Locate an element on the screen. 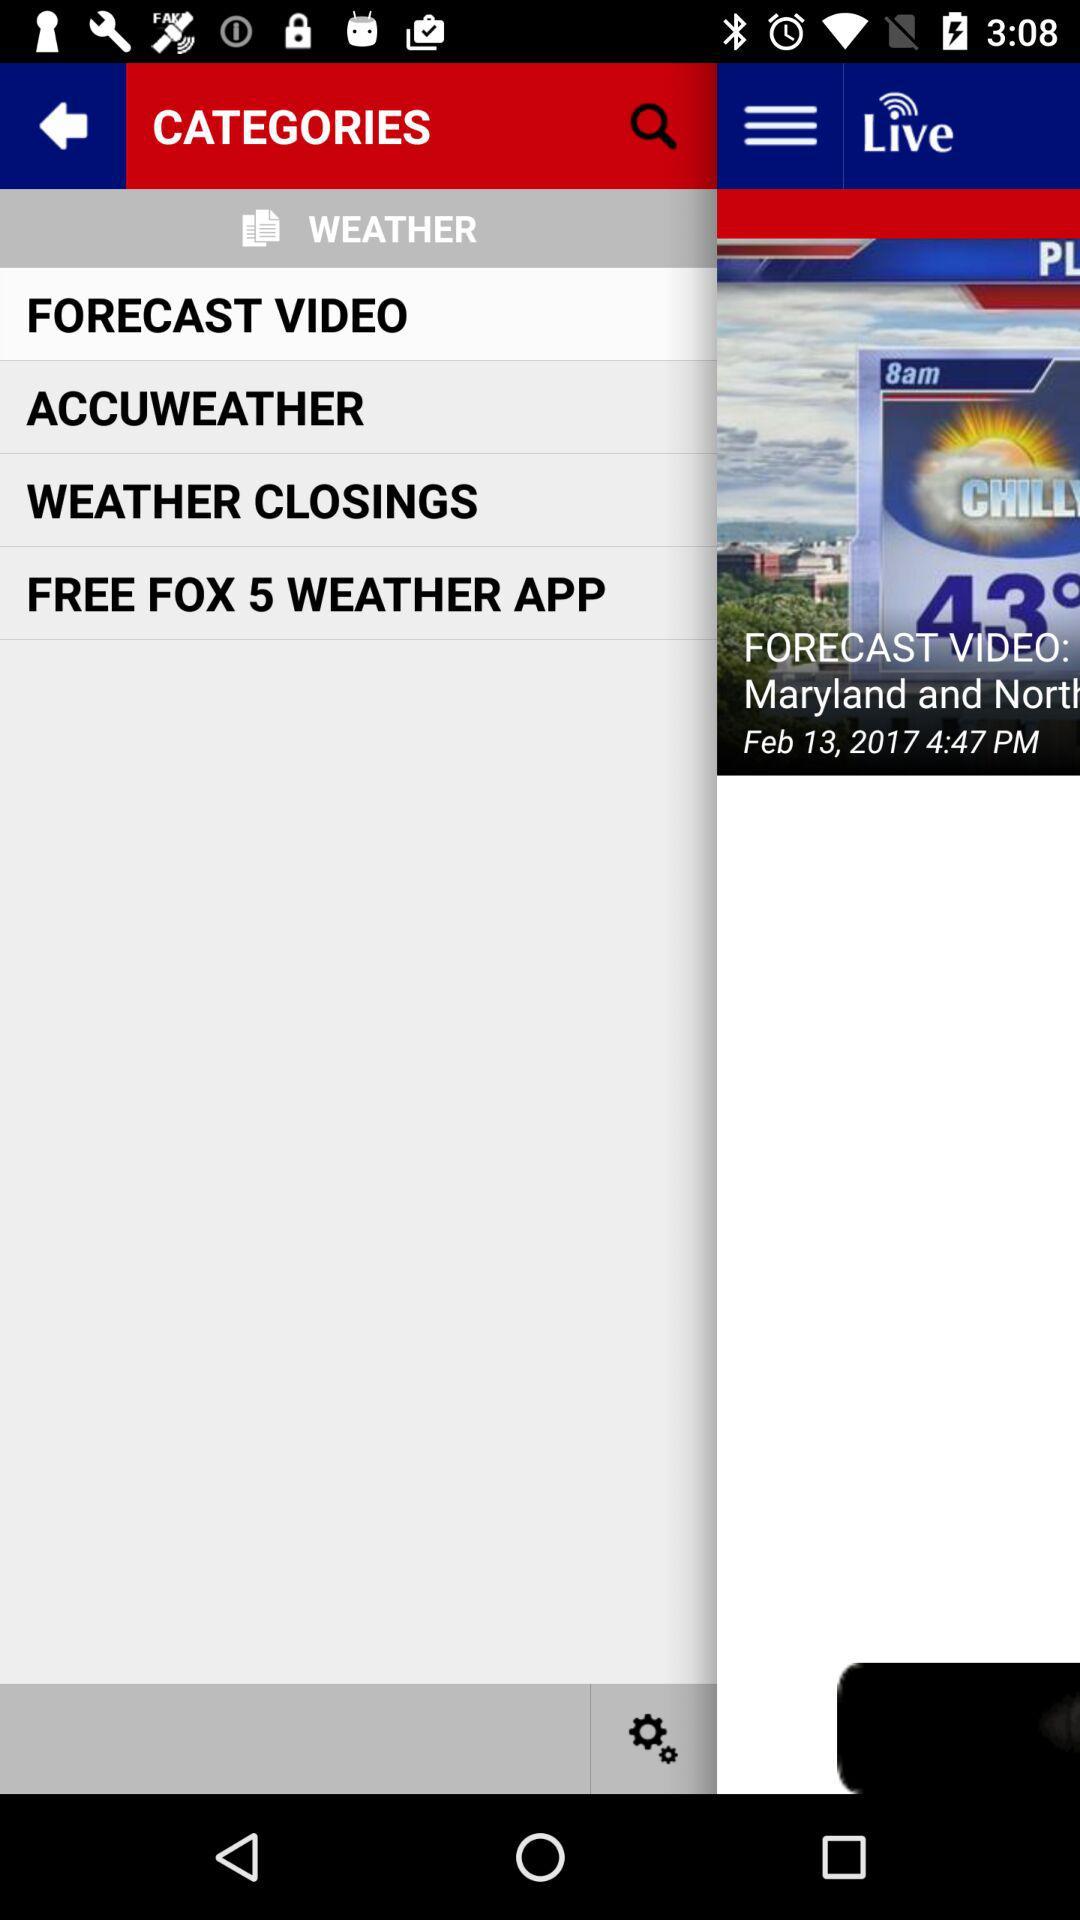 Image resolution: width=1080 pixels, height=1920 pixels. the settings icon is located at coordinates (654, 1737).